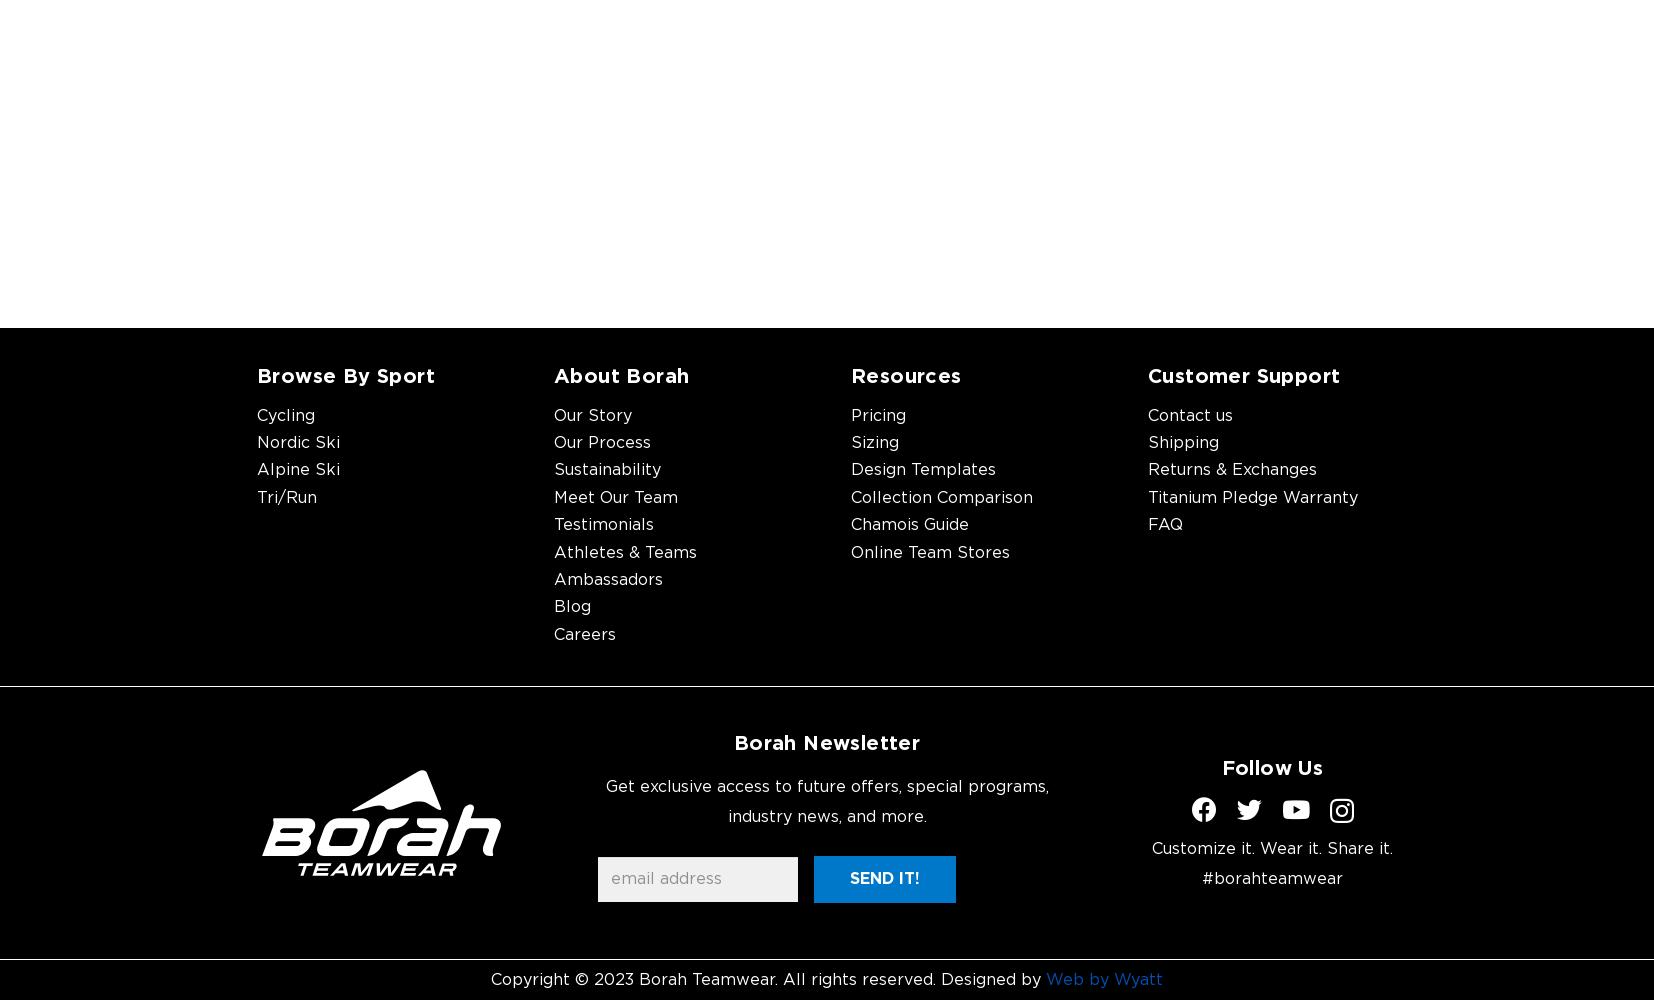 Image resolution: width=1654 pixels, height=1000 pixels. Describe the element at coordinates (1243, 376) in the screenshot. I see `'Customer Support'` at that location.